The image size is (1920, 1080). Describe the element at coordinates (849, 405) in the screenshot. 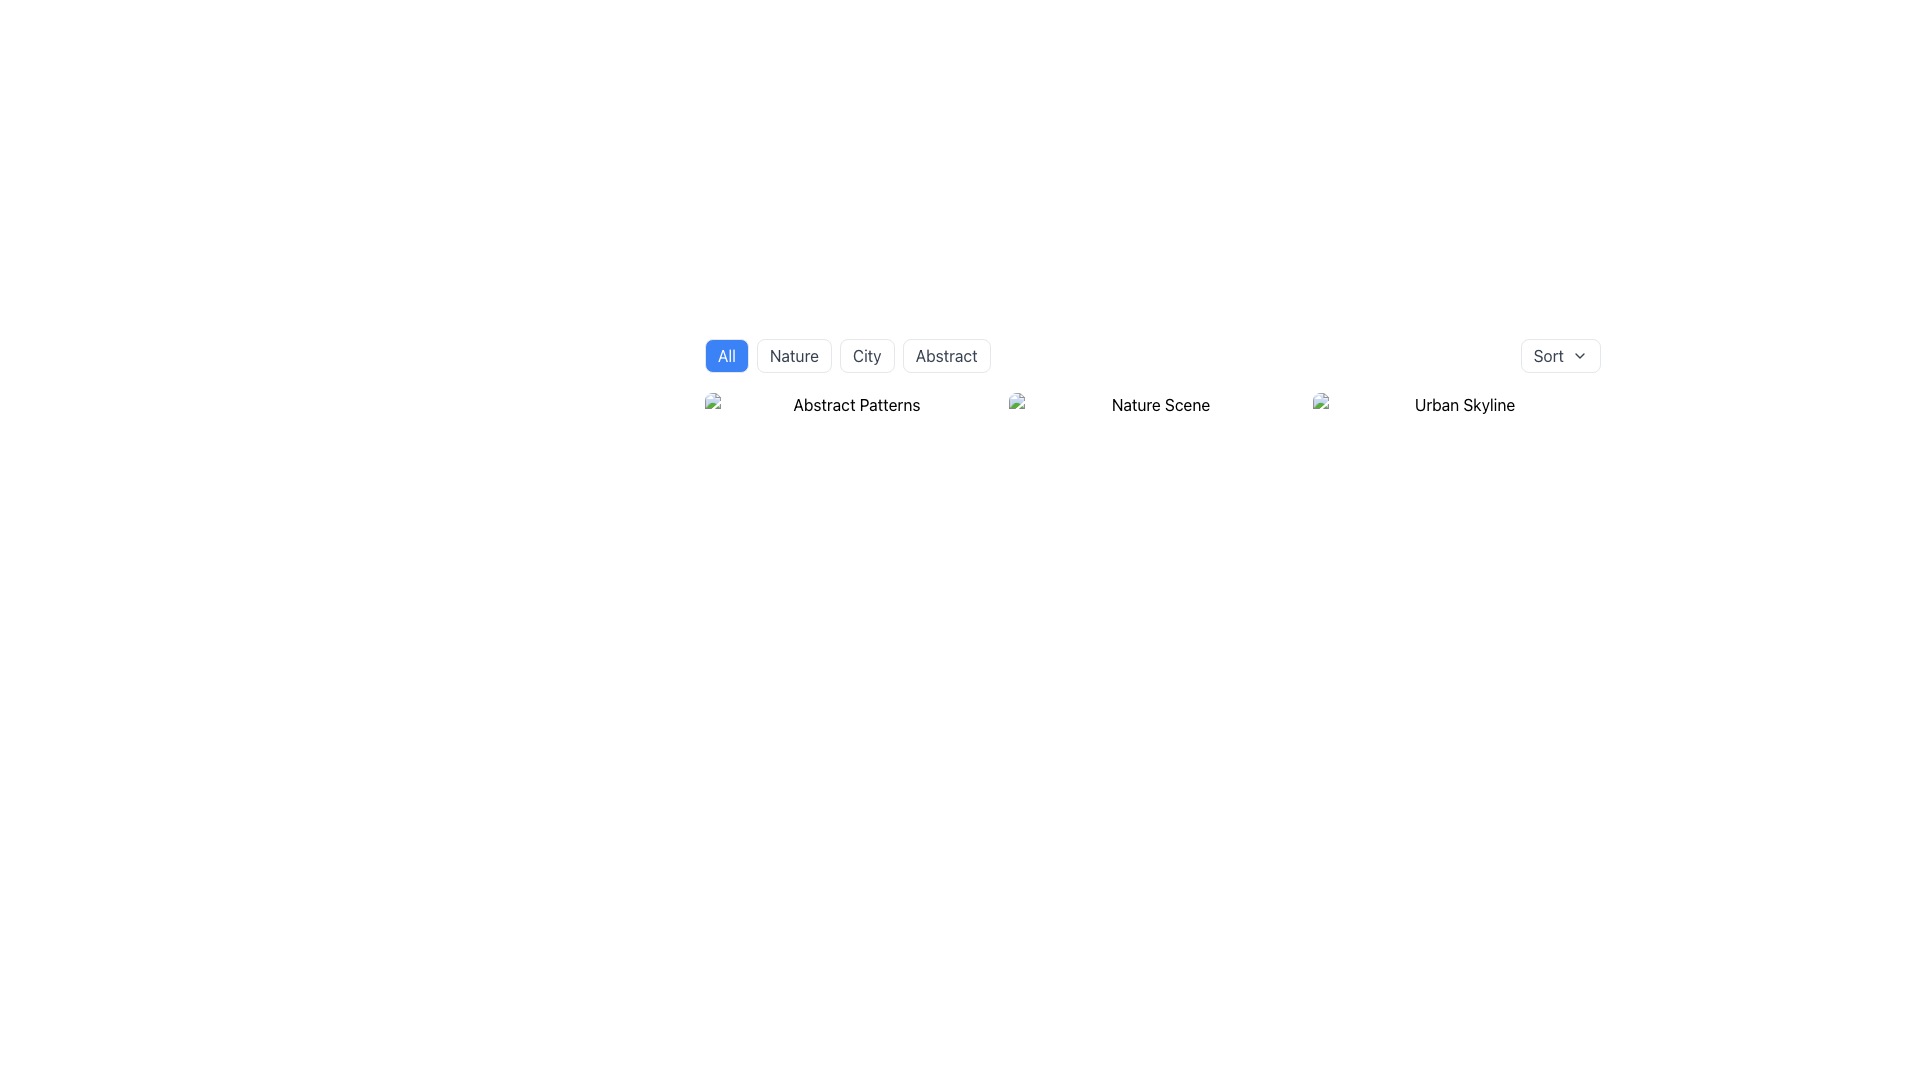

I see `the first item in the grid, representing the 'Abstract Patterns' category` at that location.